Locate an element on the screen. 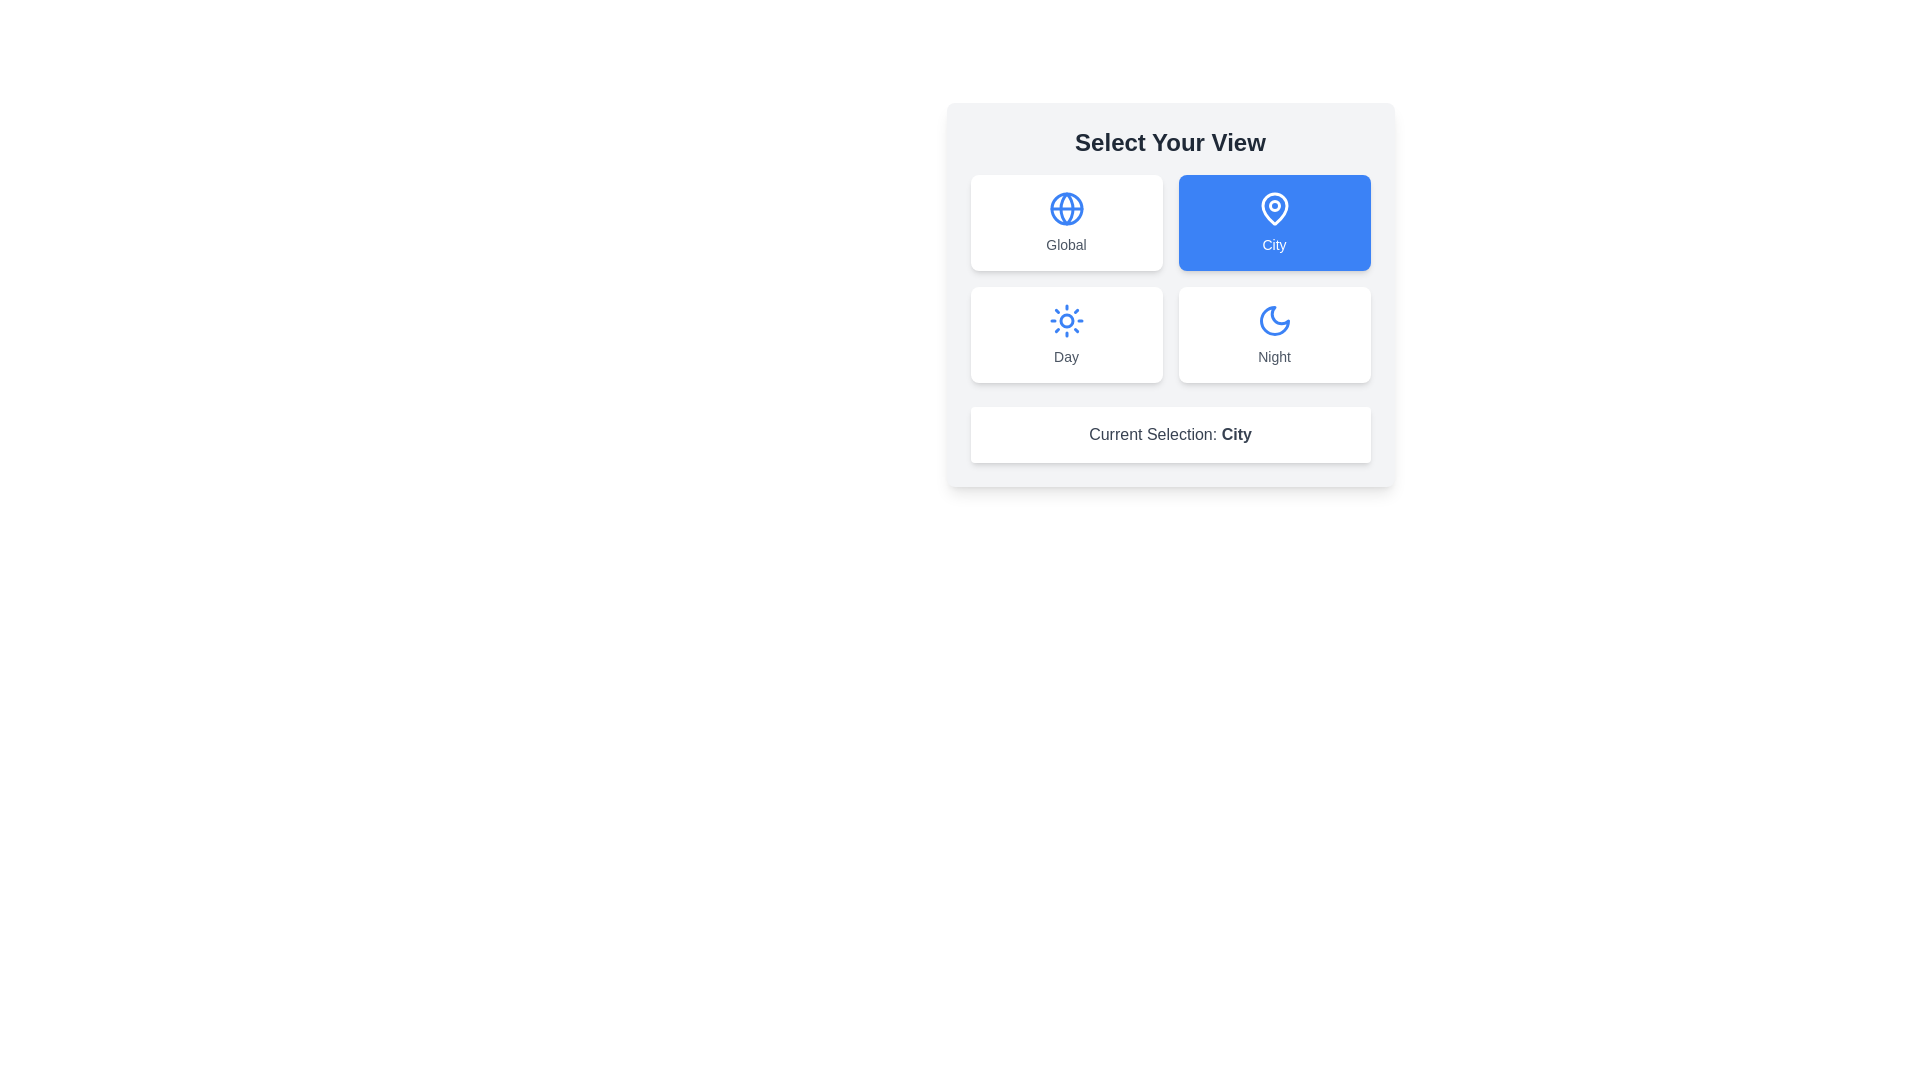 The height and width of the screenshot is (1080, 1920). the 'Global' button with a white background and gray text in the 'Select Your View' section is located at coordinates (1065, 223).